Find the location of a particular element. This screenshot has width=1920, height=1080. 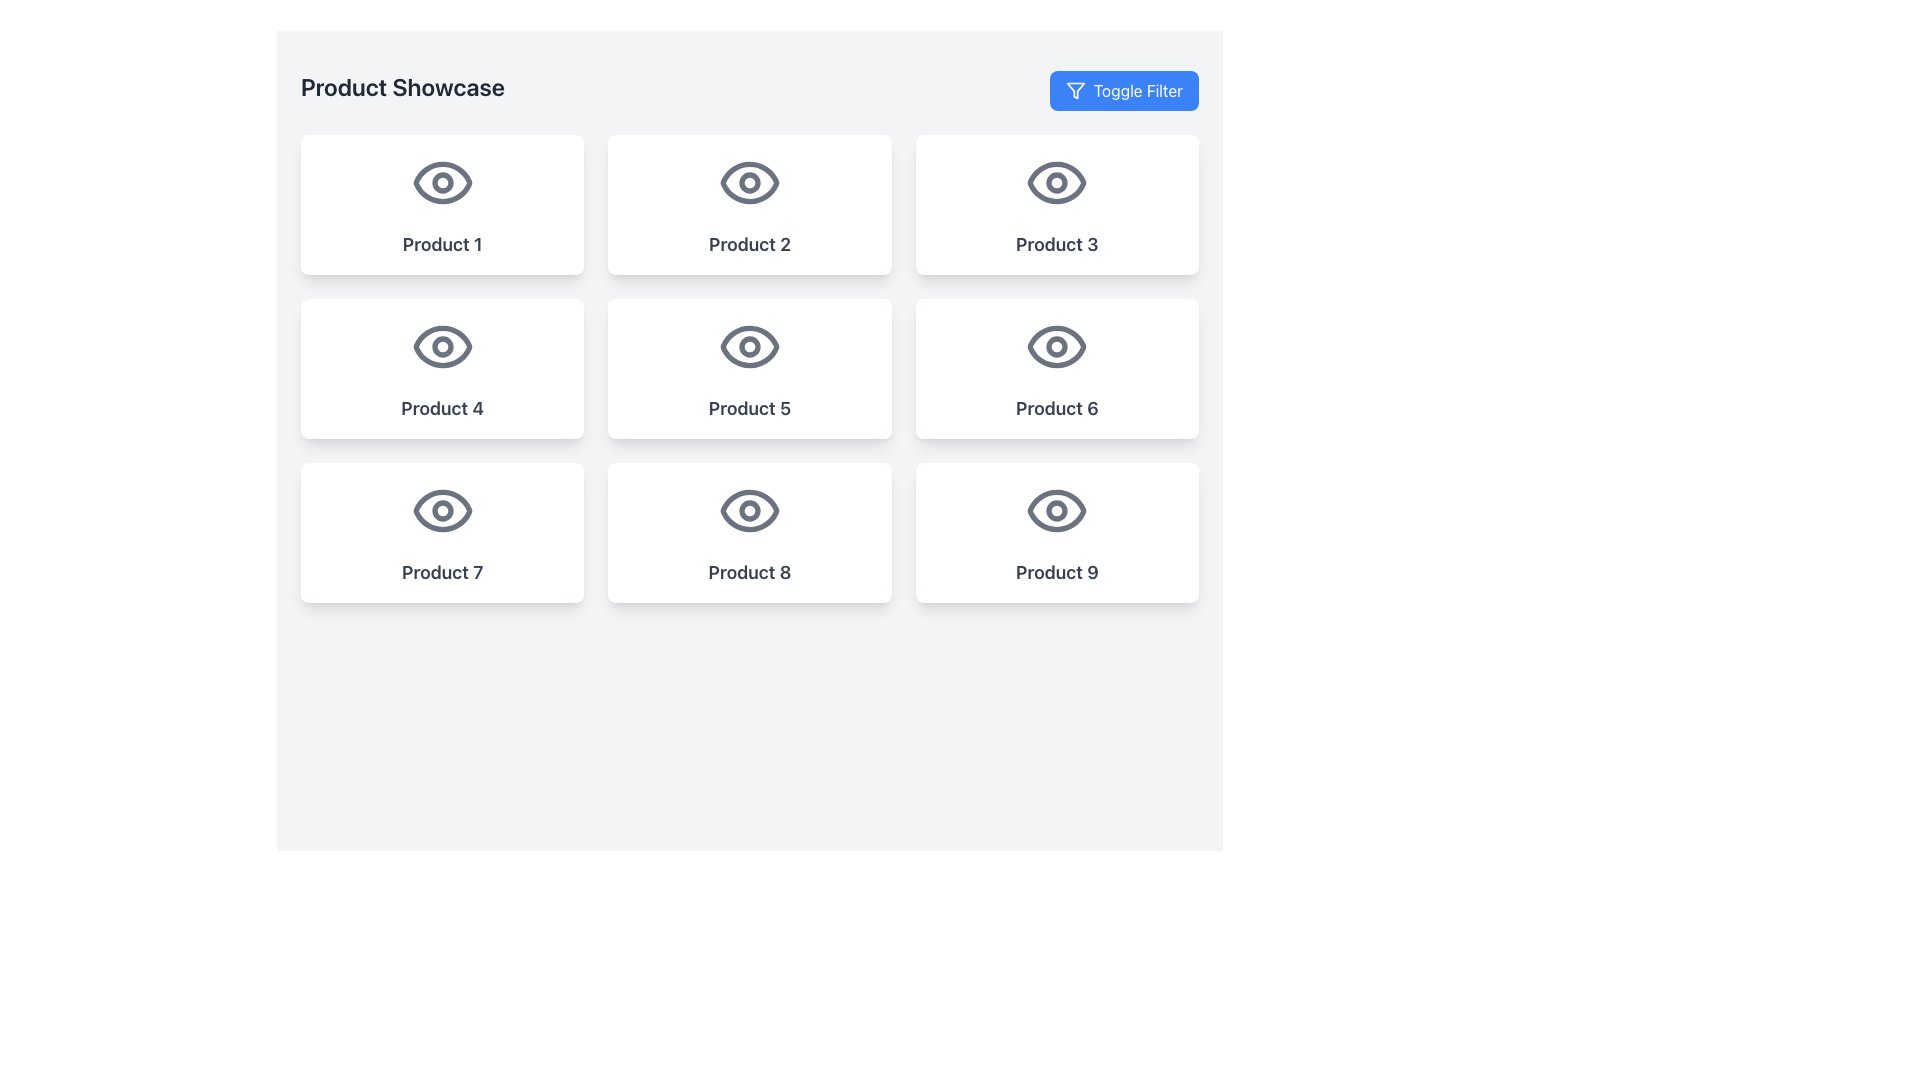

the filter icon, which is a compact triangular shape located in the top-right corner of the blue 'Toggle Filter' button is located at coordinates (1074, 91).